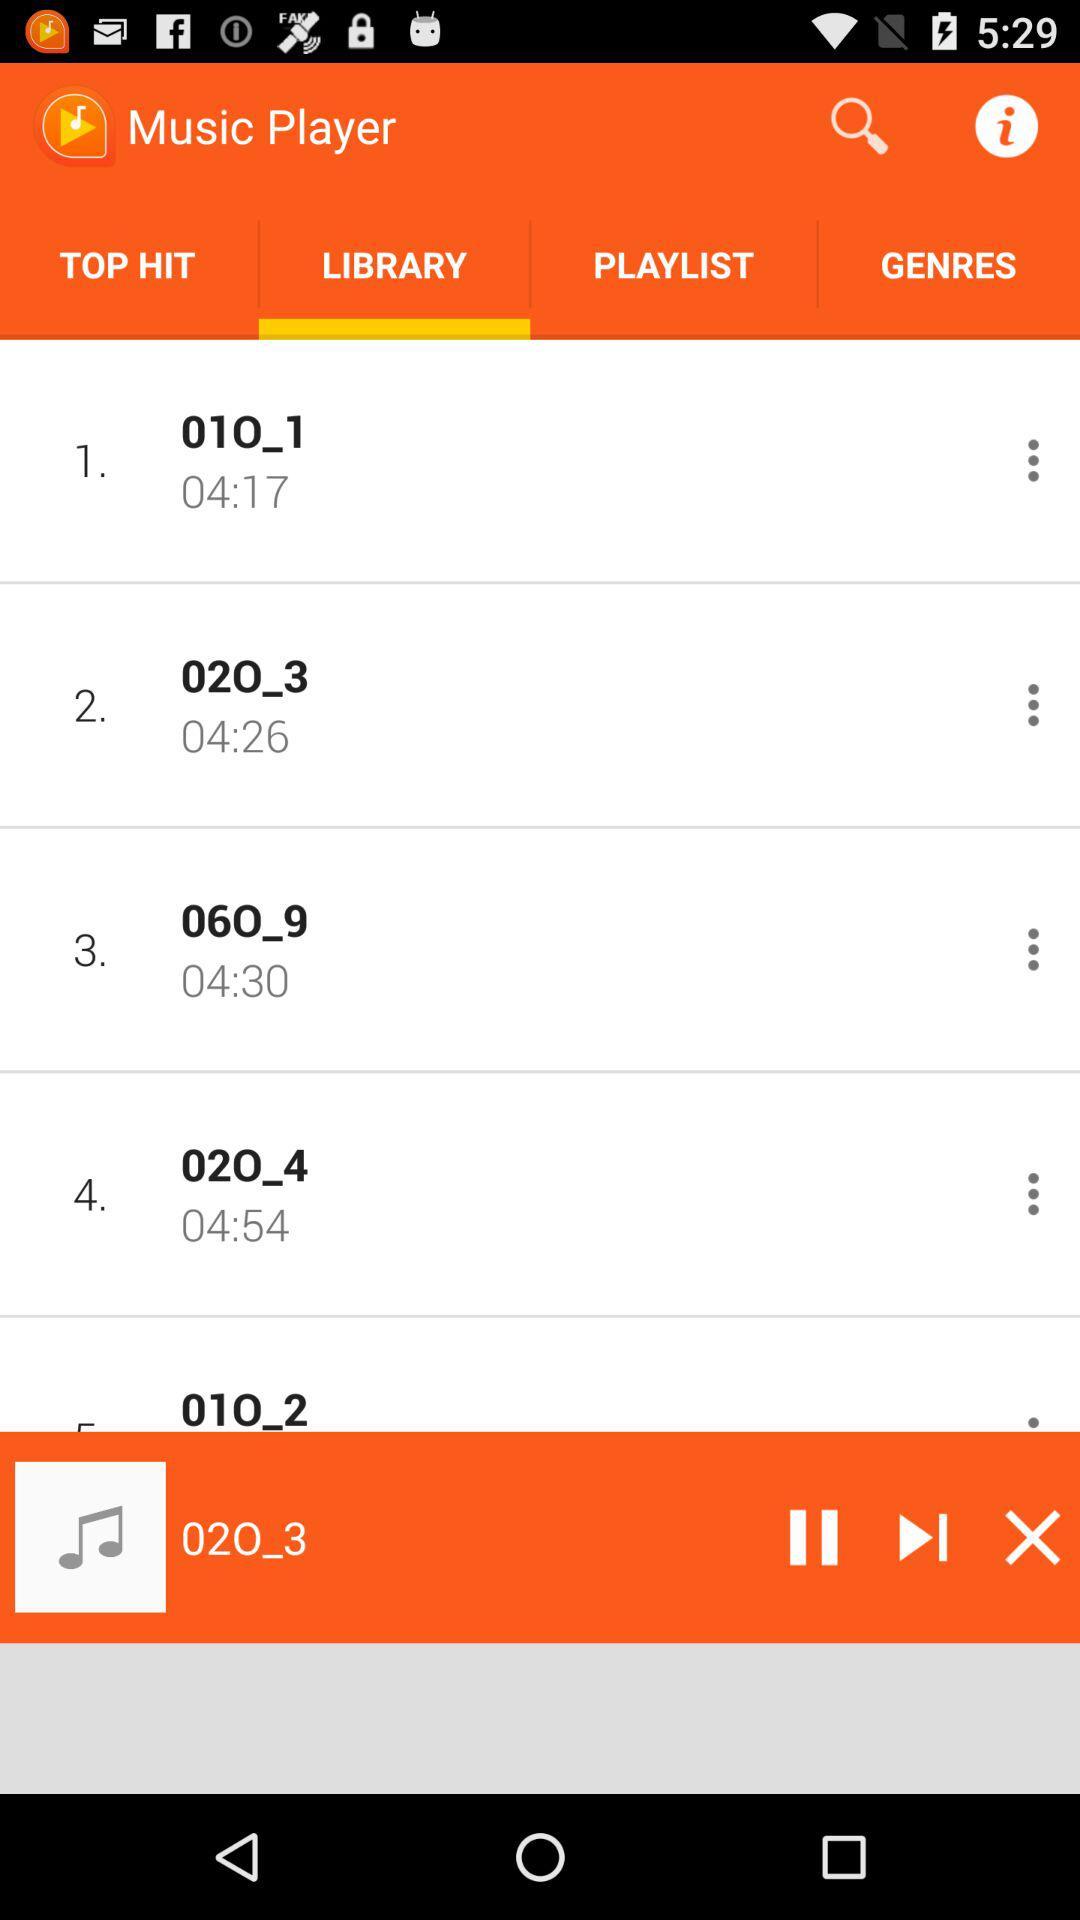 Image resolution: width=1080 pixels, height=1920 pixels. Describe the element at coordinates (90, 704) in the screenshot. I see `the icon to the left of the 02o_3 app` at that location.